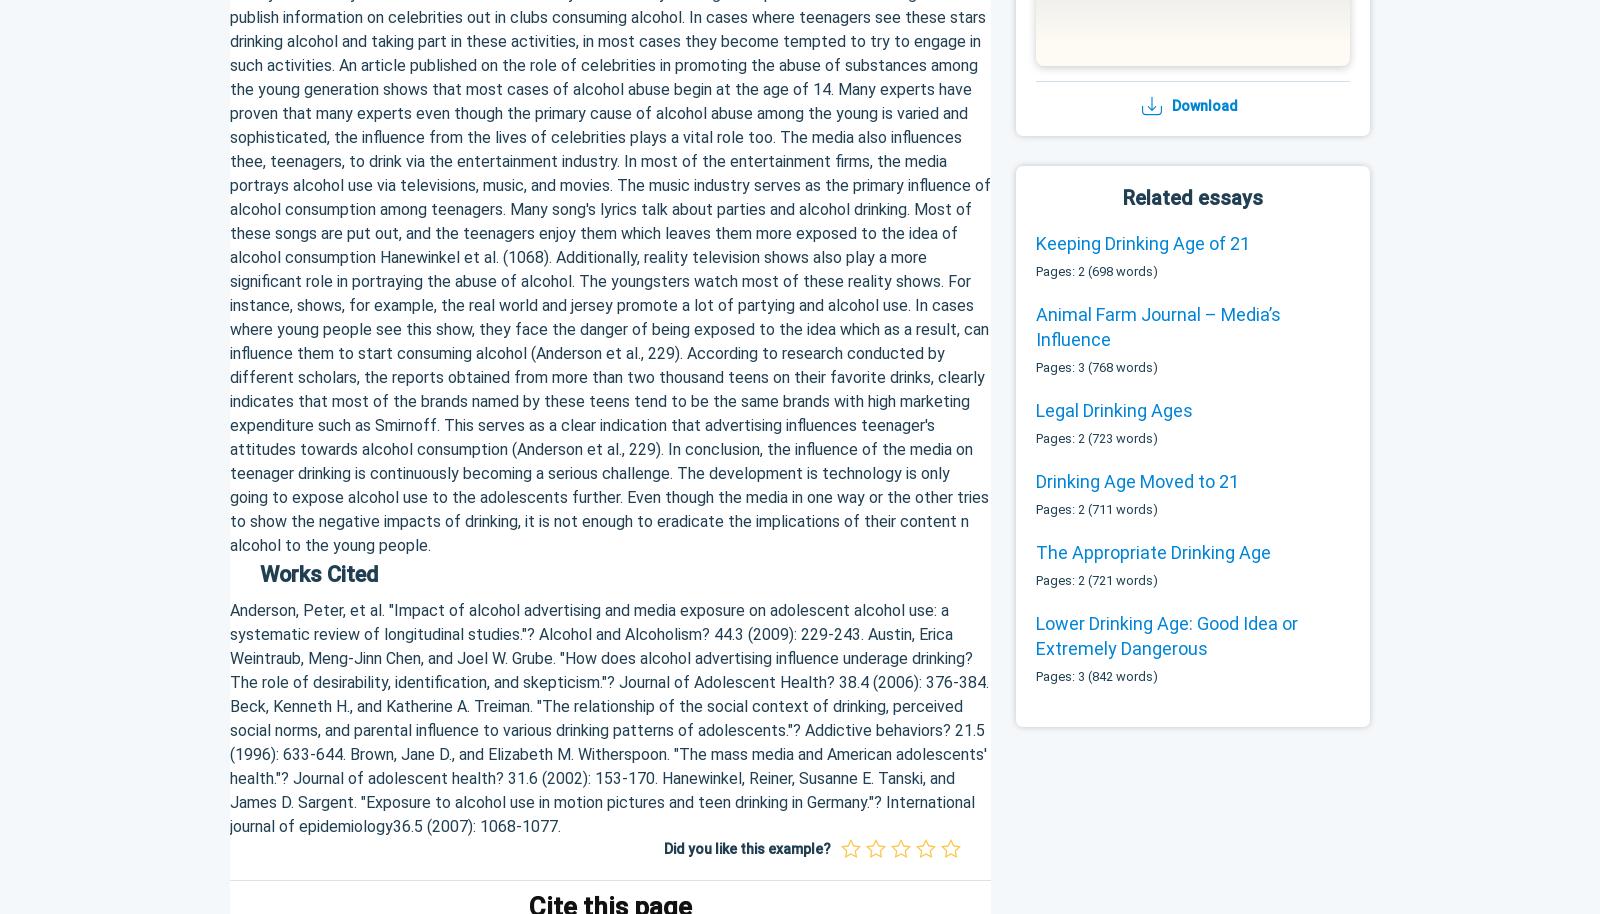 This screenshot has height=914, width=1600. I want to click on 'Pages: 2 (723 words)', so click(1096, 436).